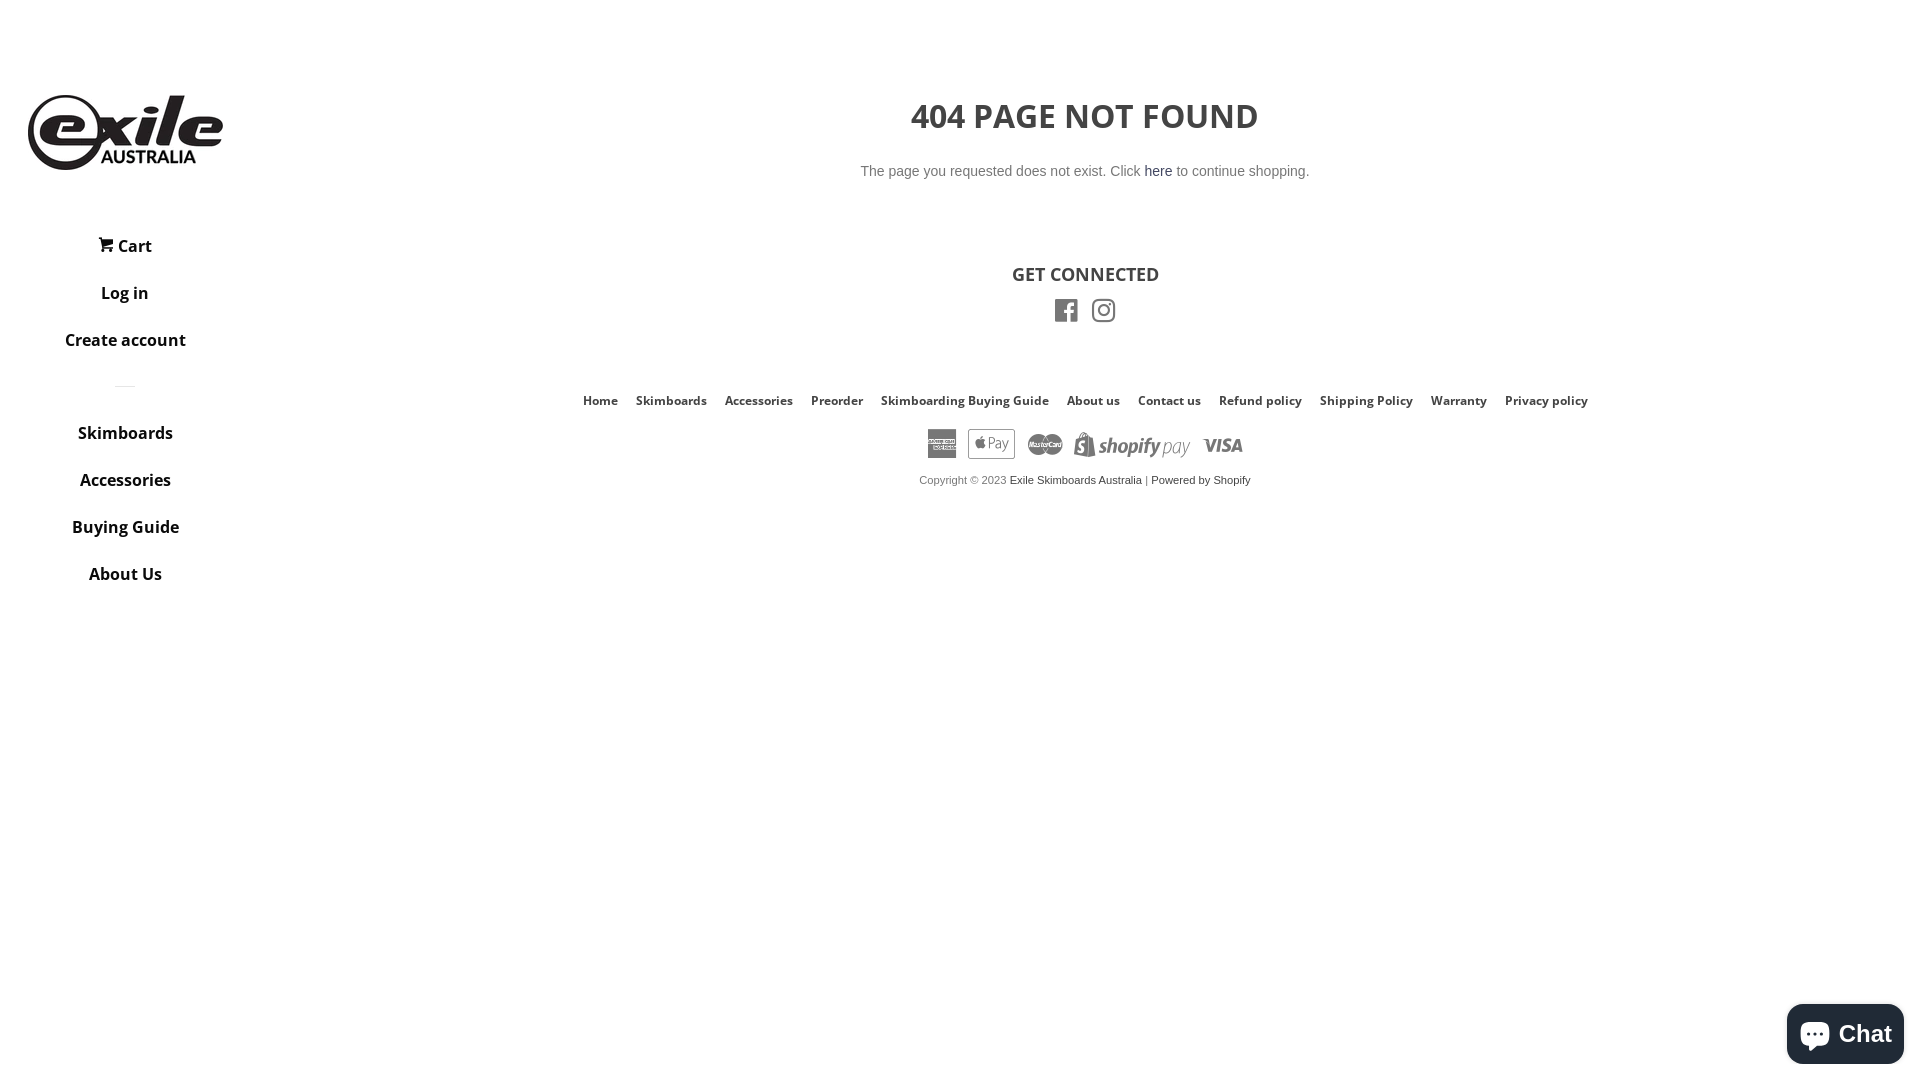 The height and width of the screenshot is (1080, 1920). I want to click on 'Skimboards', so click(123, 439).